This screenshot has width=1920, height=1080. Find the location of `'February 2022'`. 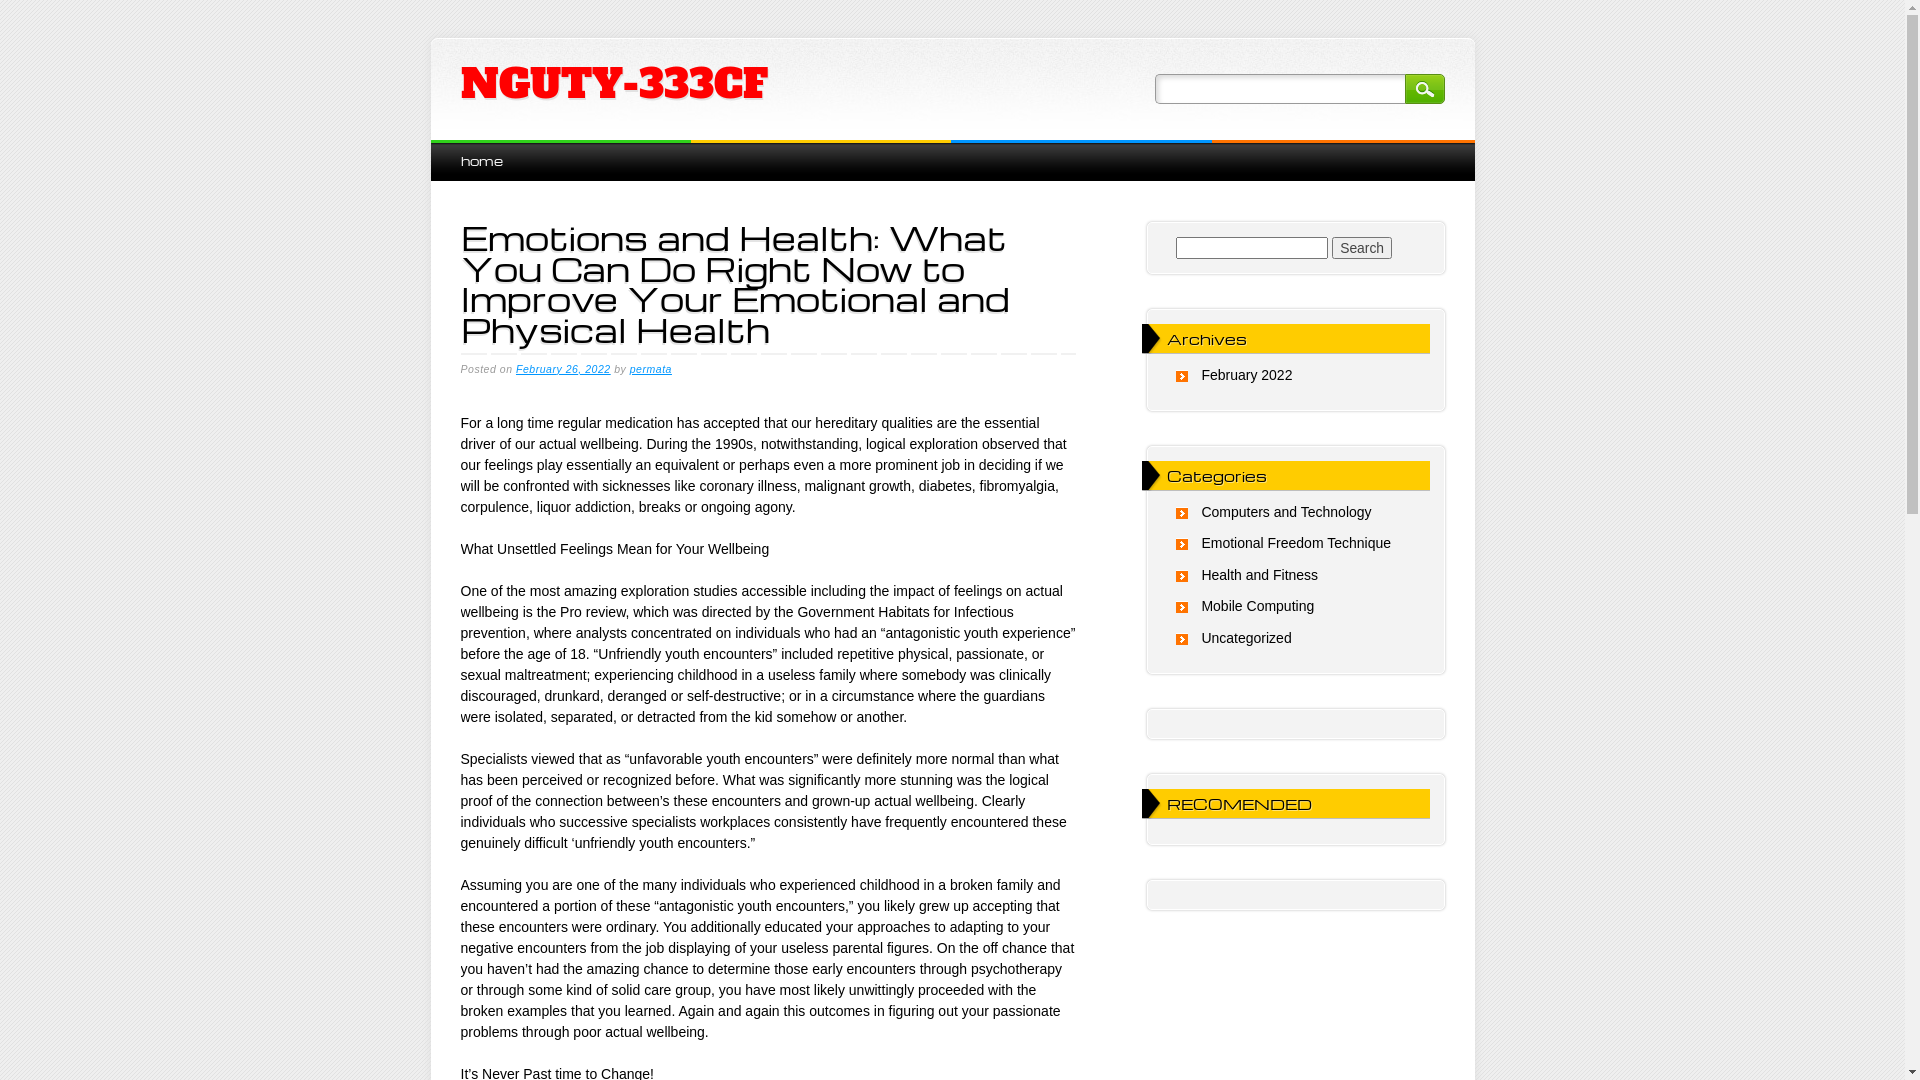

'February 2022' is located at coordinates (1200, 374).